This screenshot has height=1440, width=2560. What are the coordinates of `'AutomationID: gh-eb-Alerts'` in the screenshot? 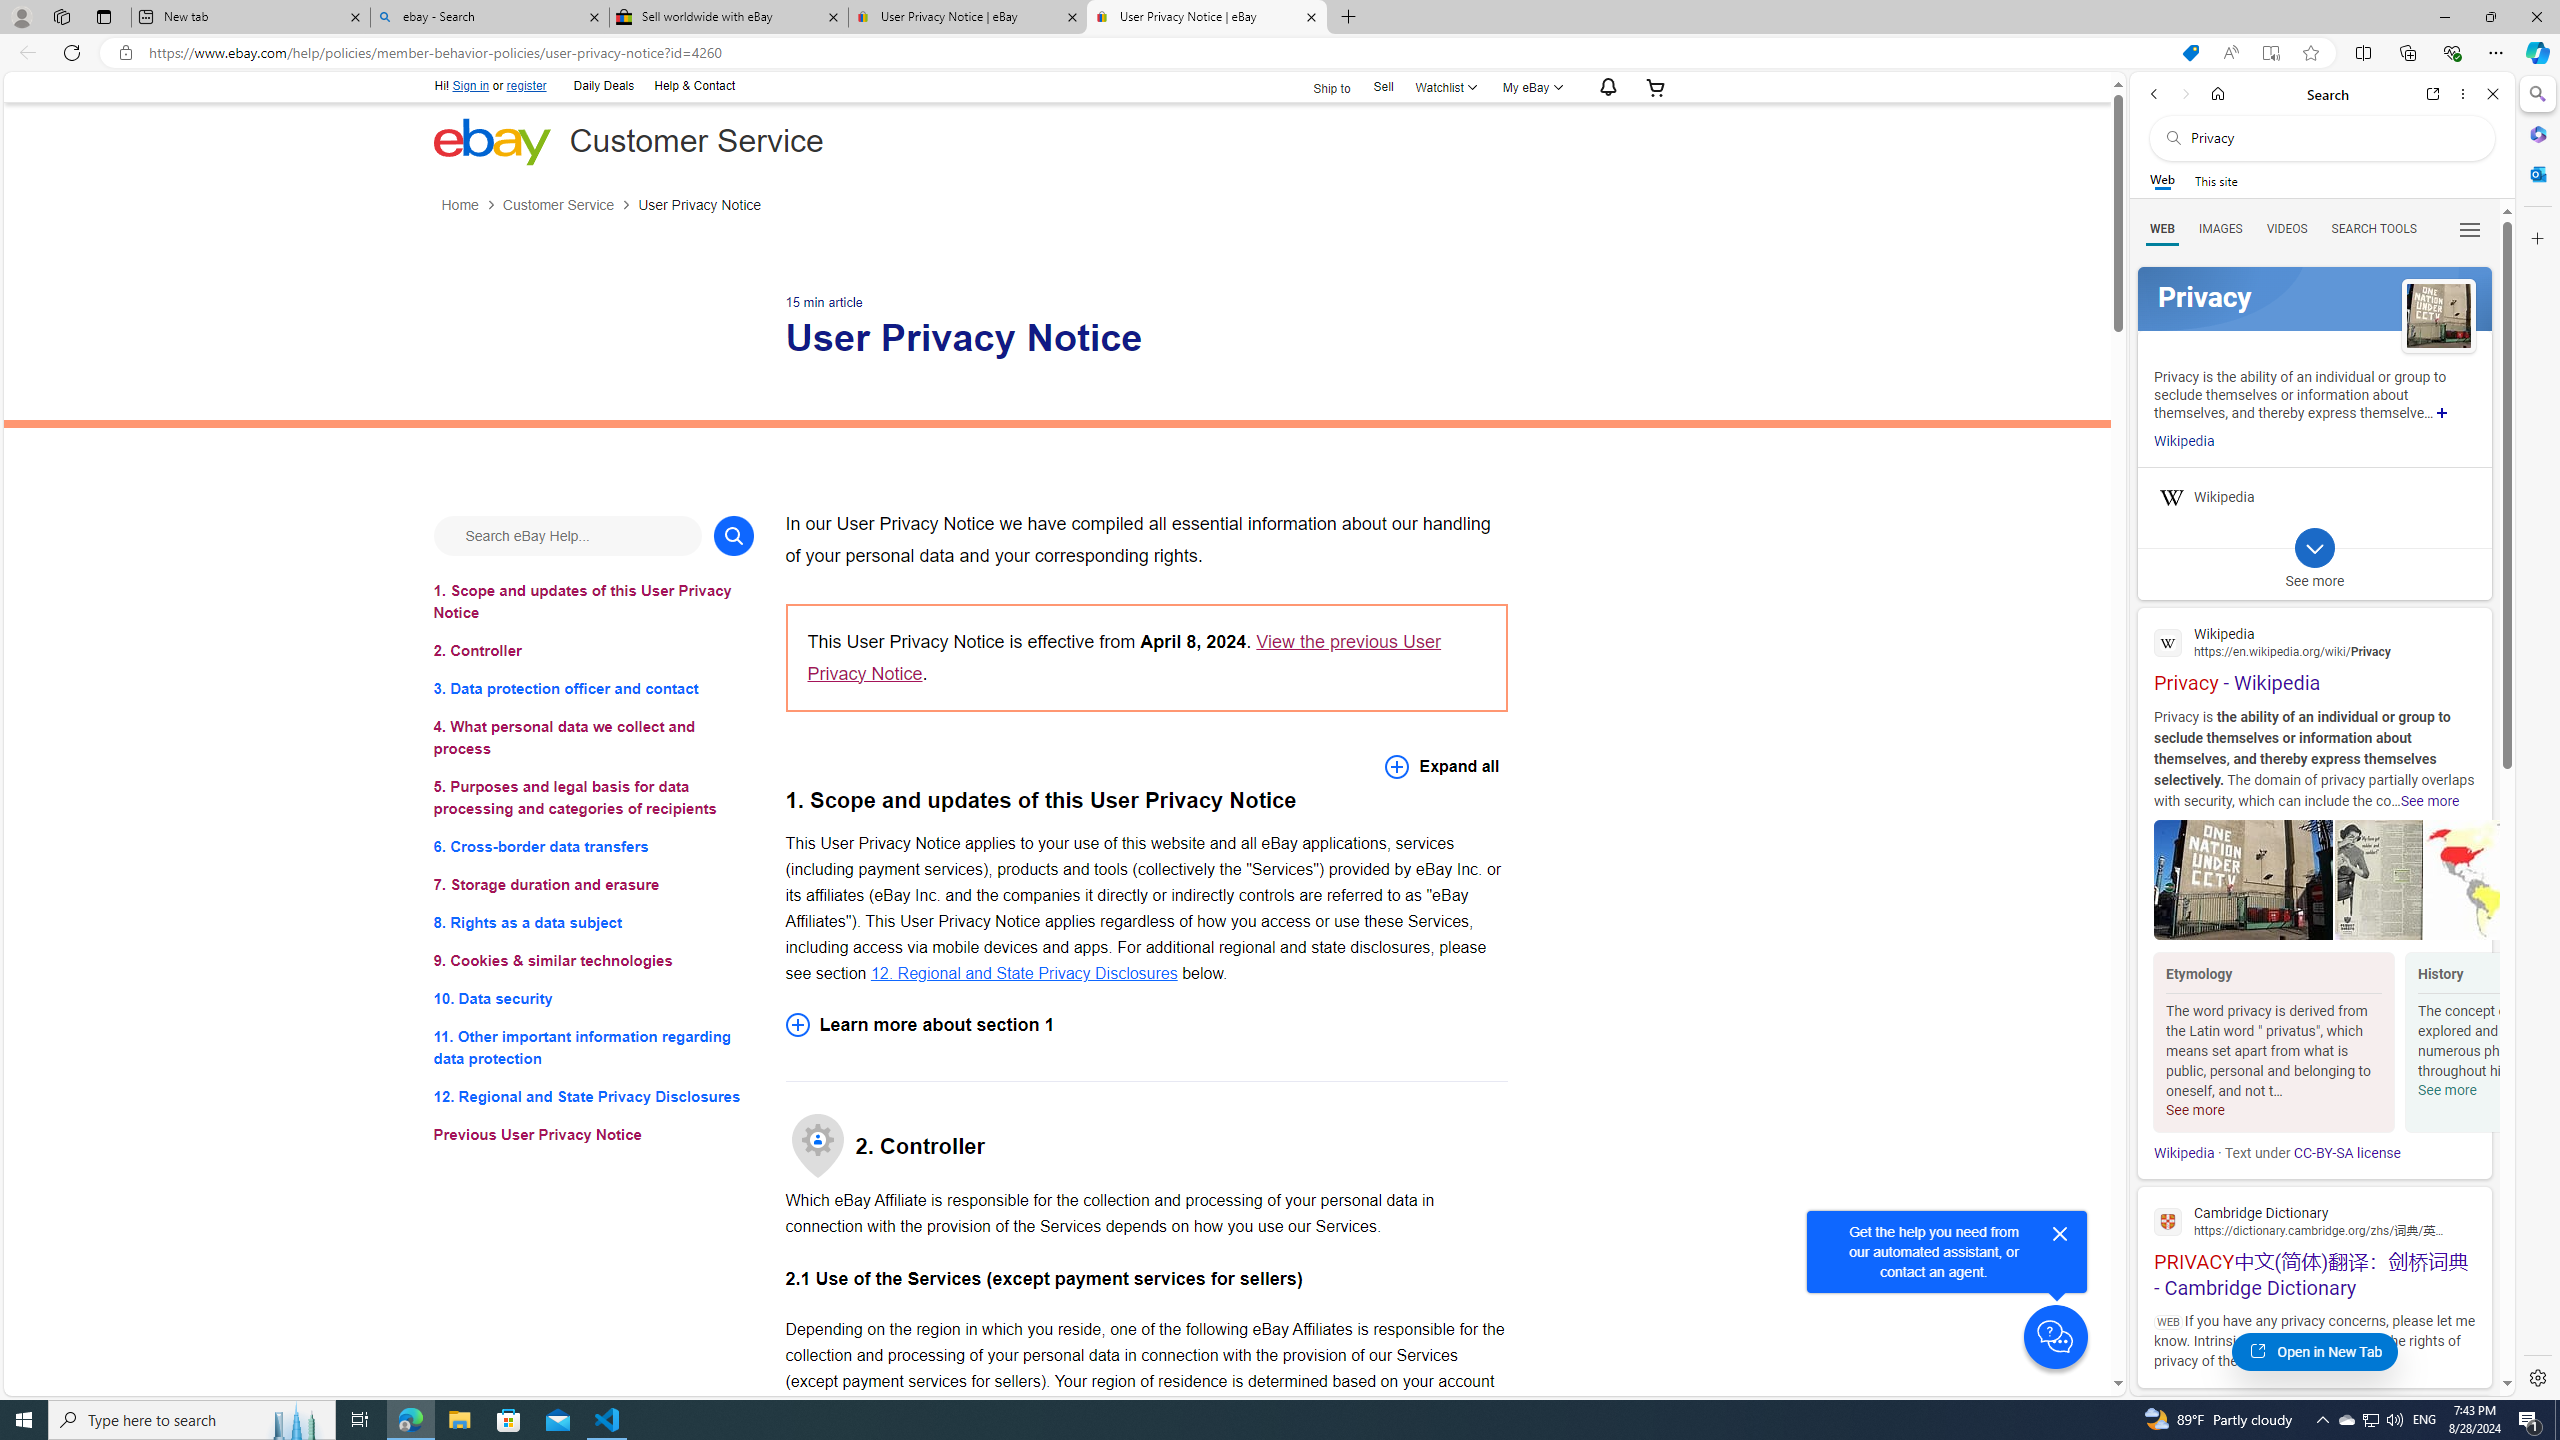 It's located at (1605, 87).